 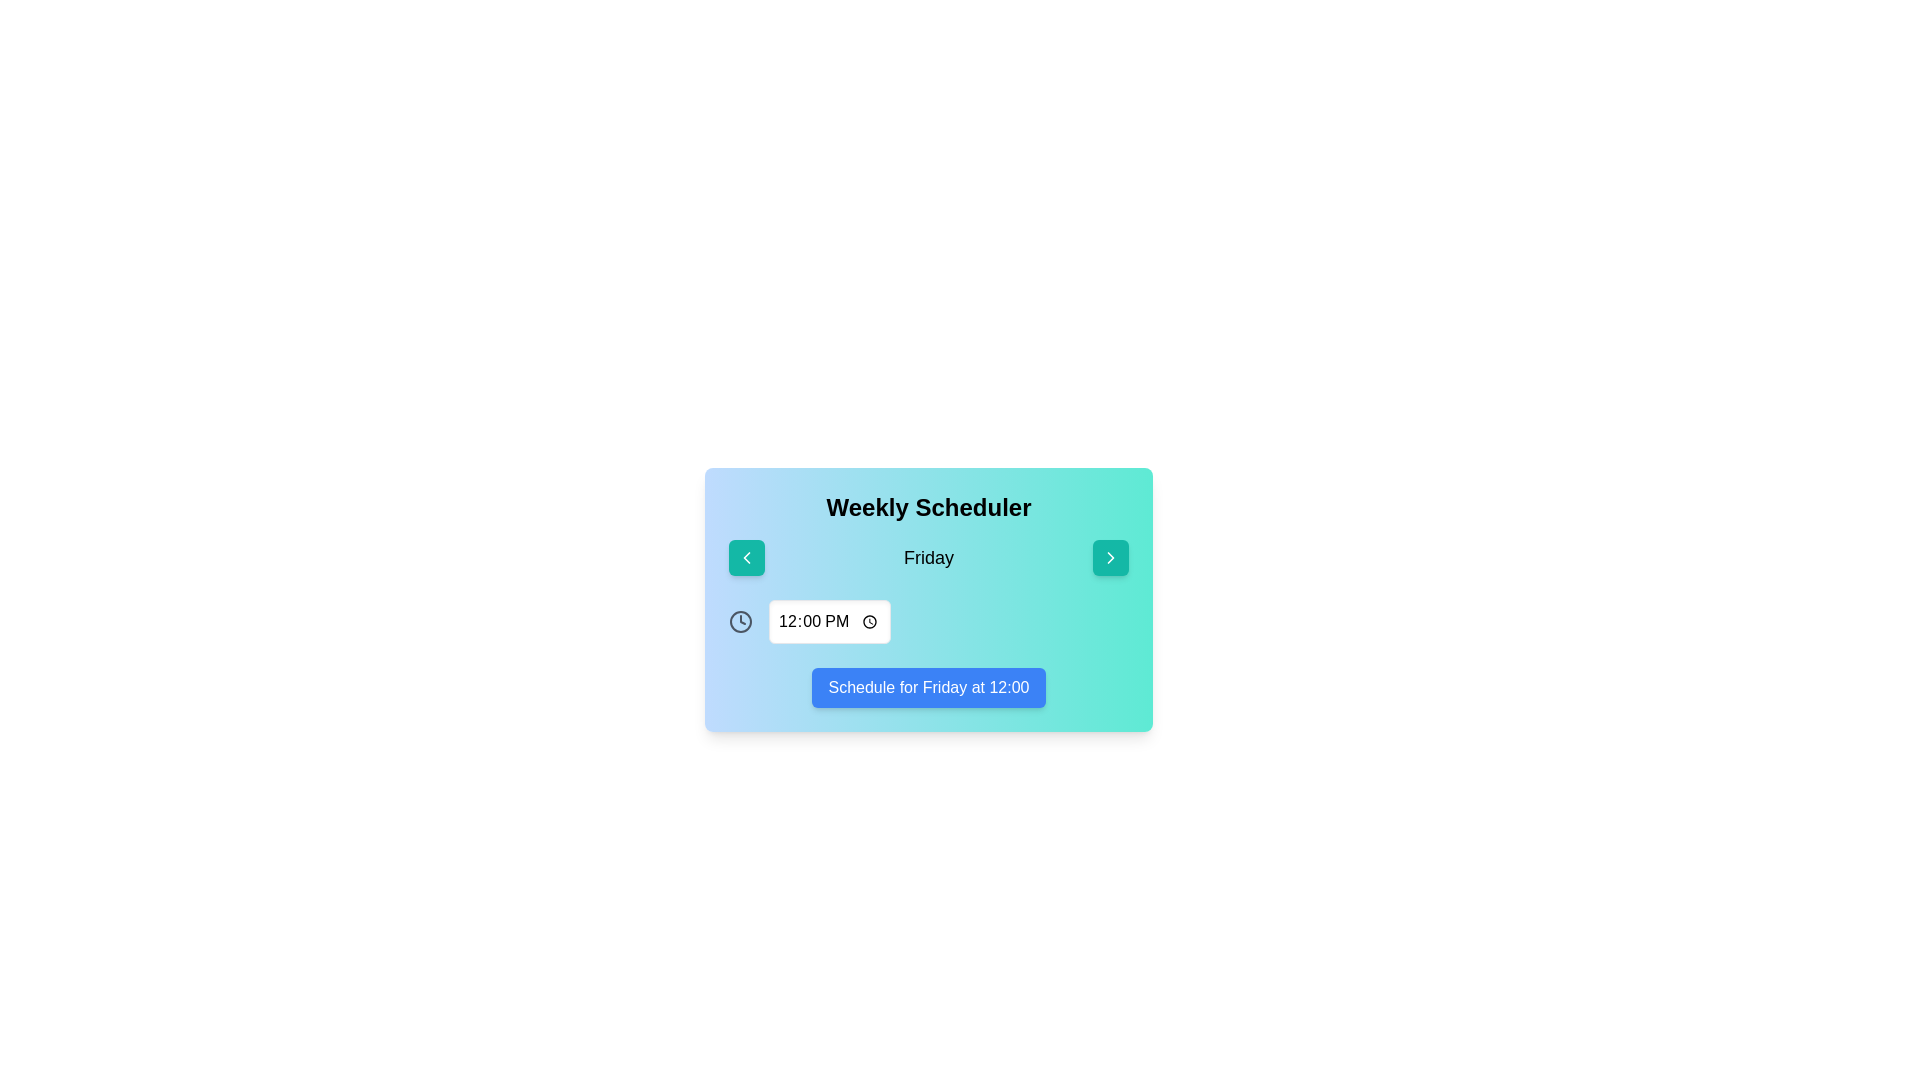 What do you see at coordinates (829, 620) in the screenshot?
I see `the Time input field located to the right of the clock icon under the 'Weekly Scheduler' header` at bounding box center [829, 620].